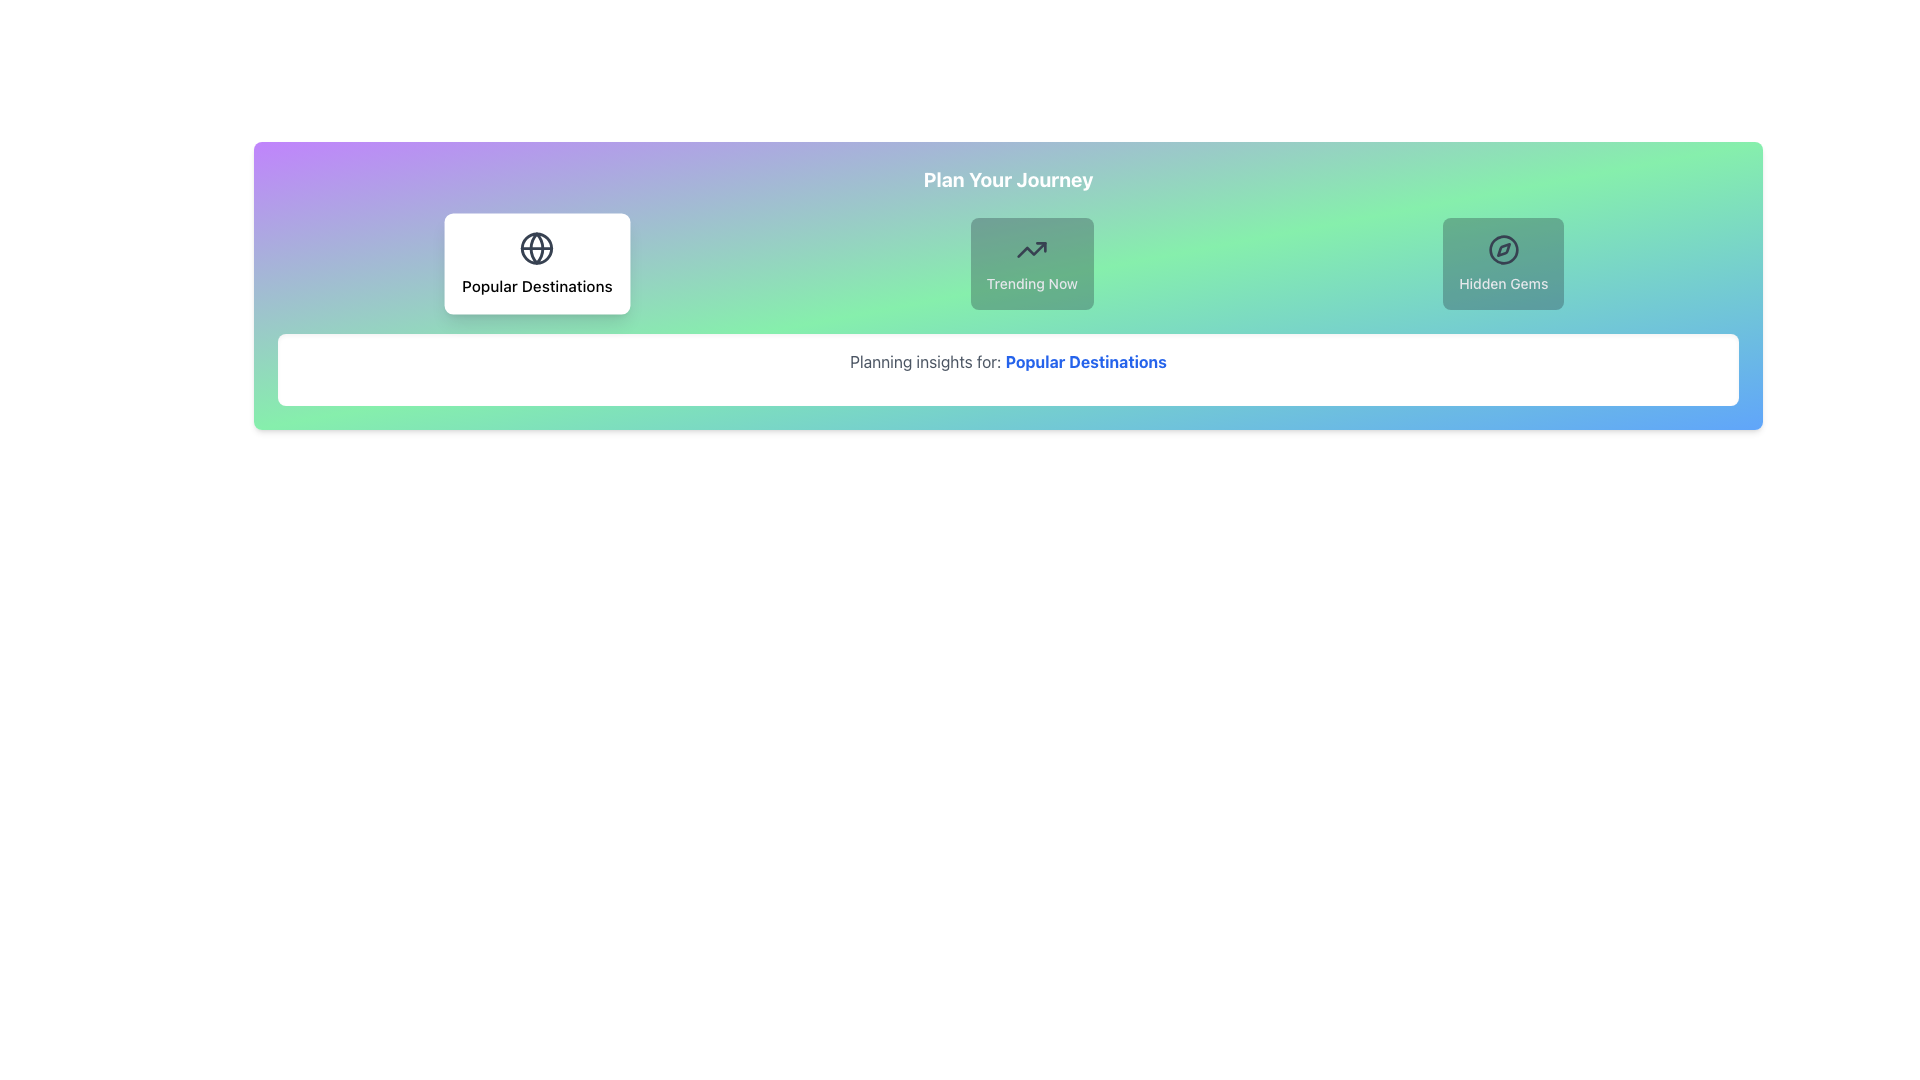 The height and width of the screenshot is (1080, 1920). I want to click on the 'Popular Destinations' text label located within the white rounded card, which is positioned below a globe icon in the central top section of the interface, so click(537, 285).